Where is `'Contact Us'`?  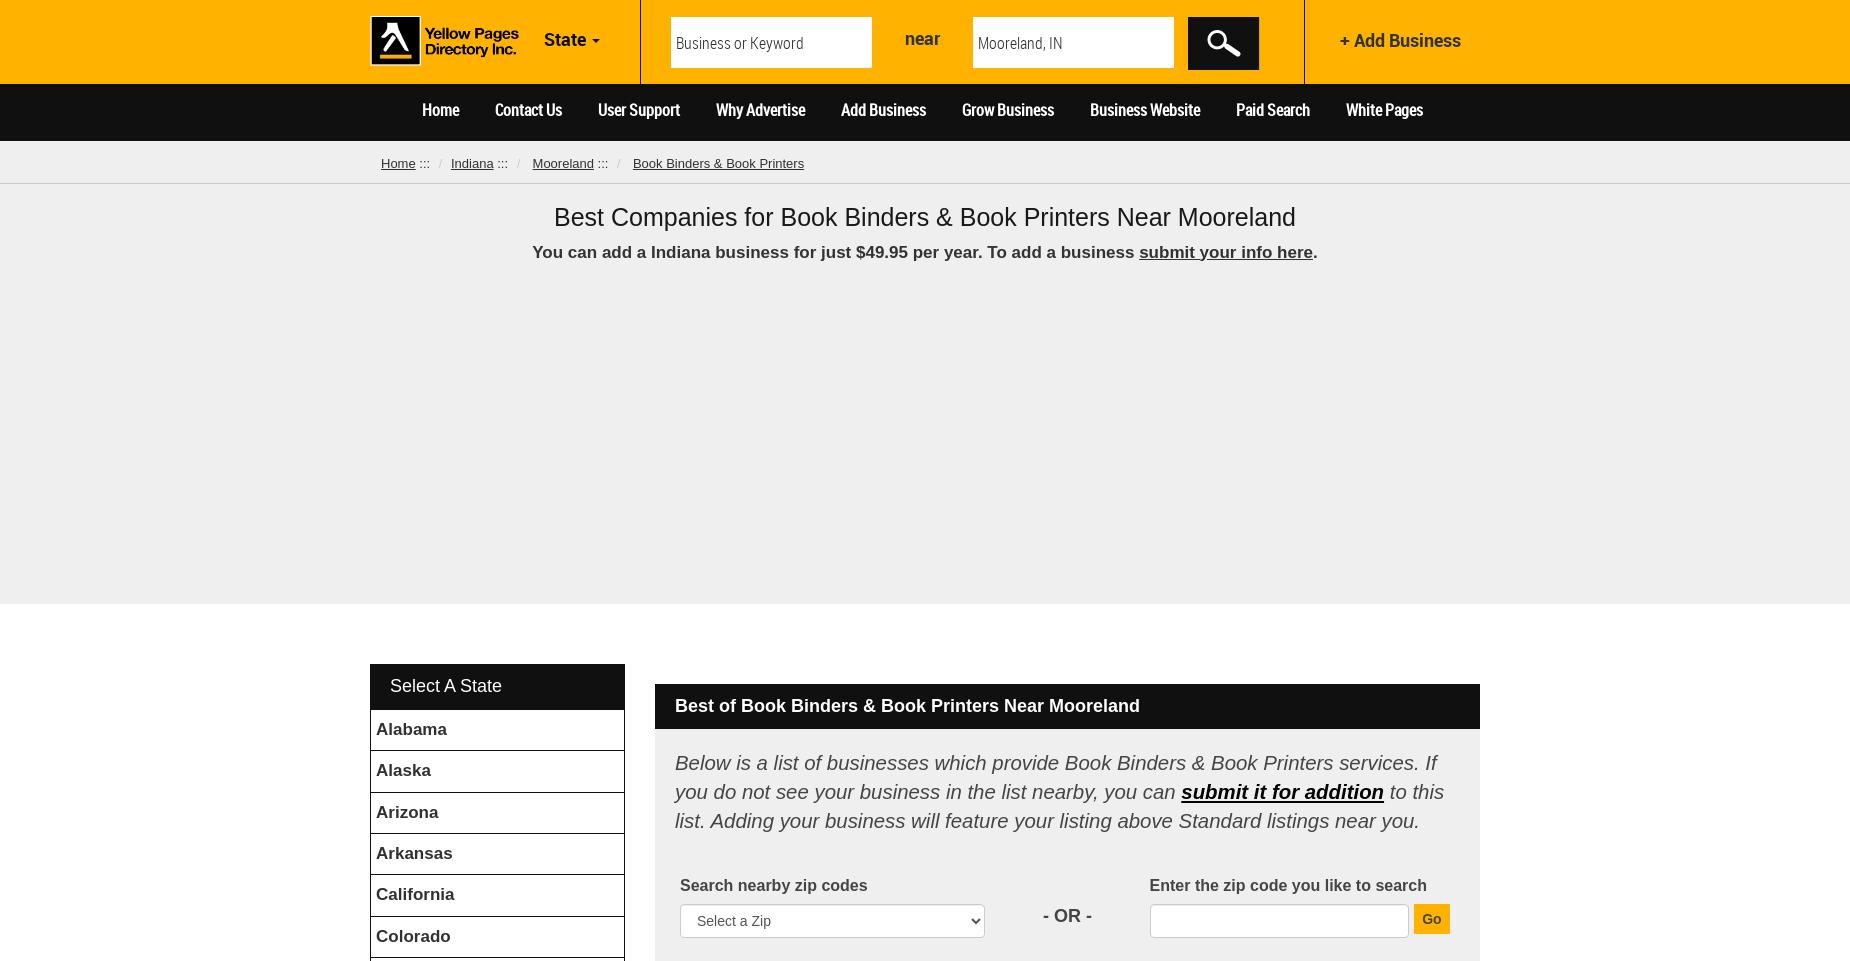
'Contact Us' is located at coordinates (493, 109).